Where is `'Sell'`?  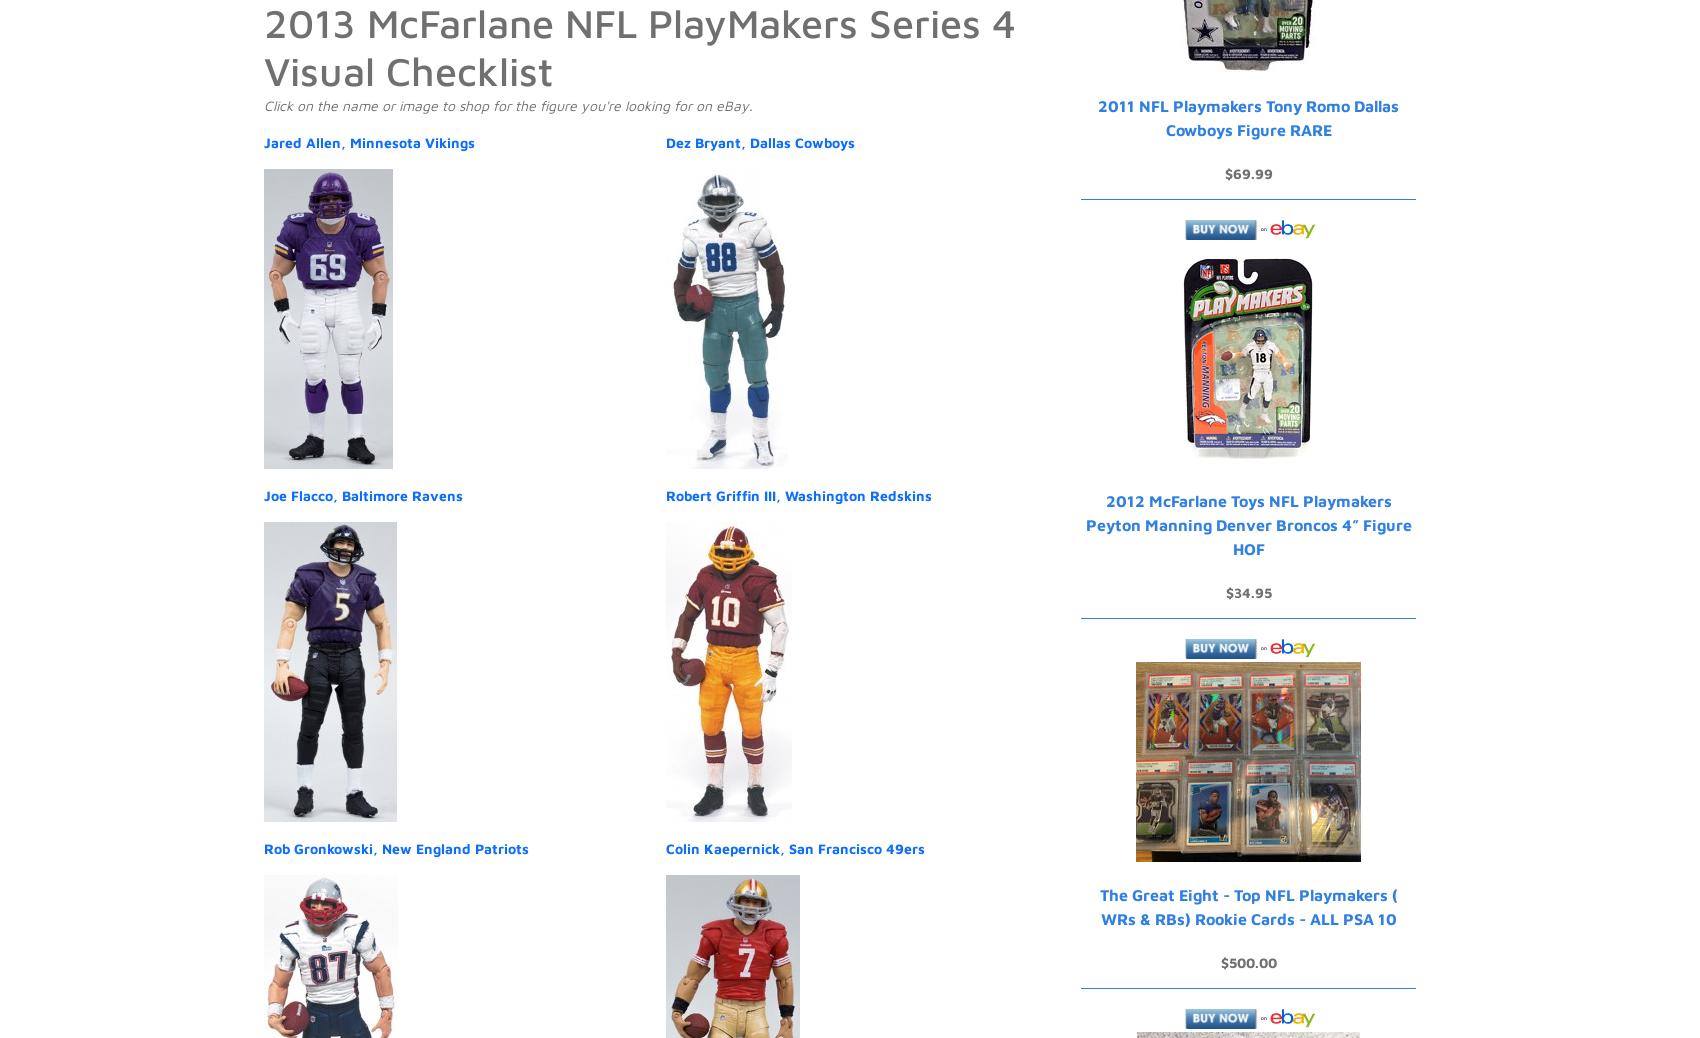 'Sell' is located at coordinates (589, 834).